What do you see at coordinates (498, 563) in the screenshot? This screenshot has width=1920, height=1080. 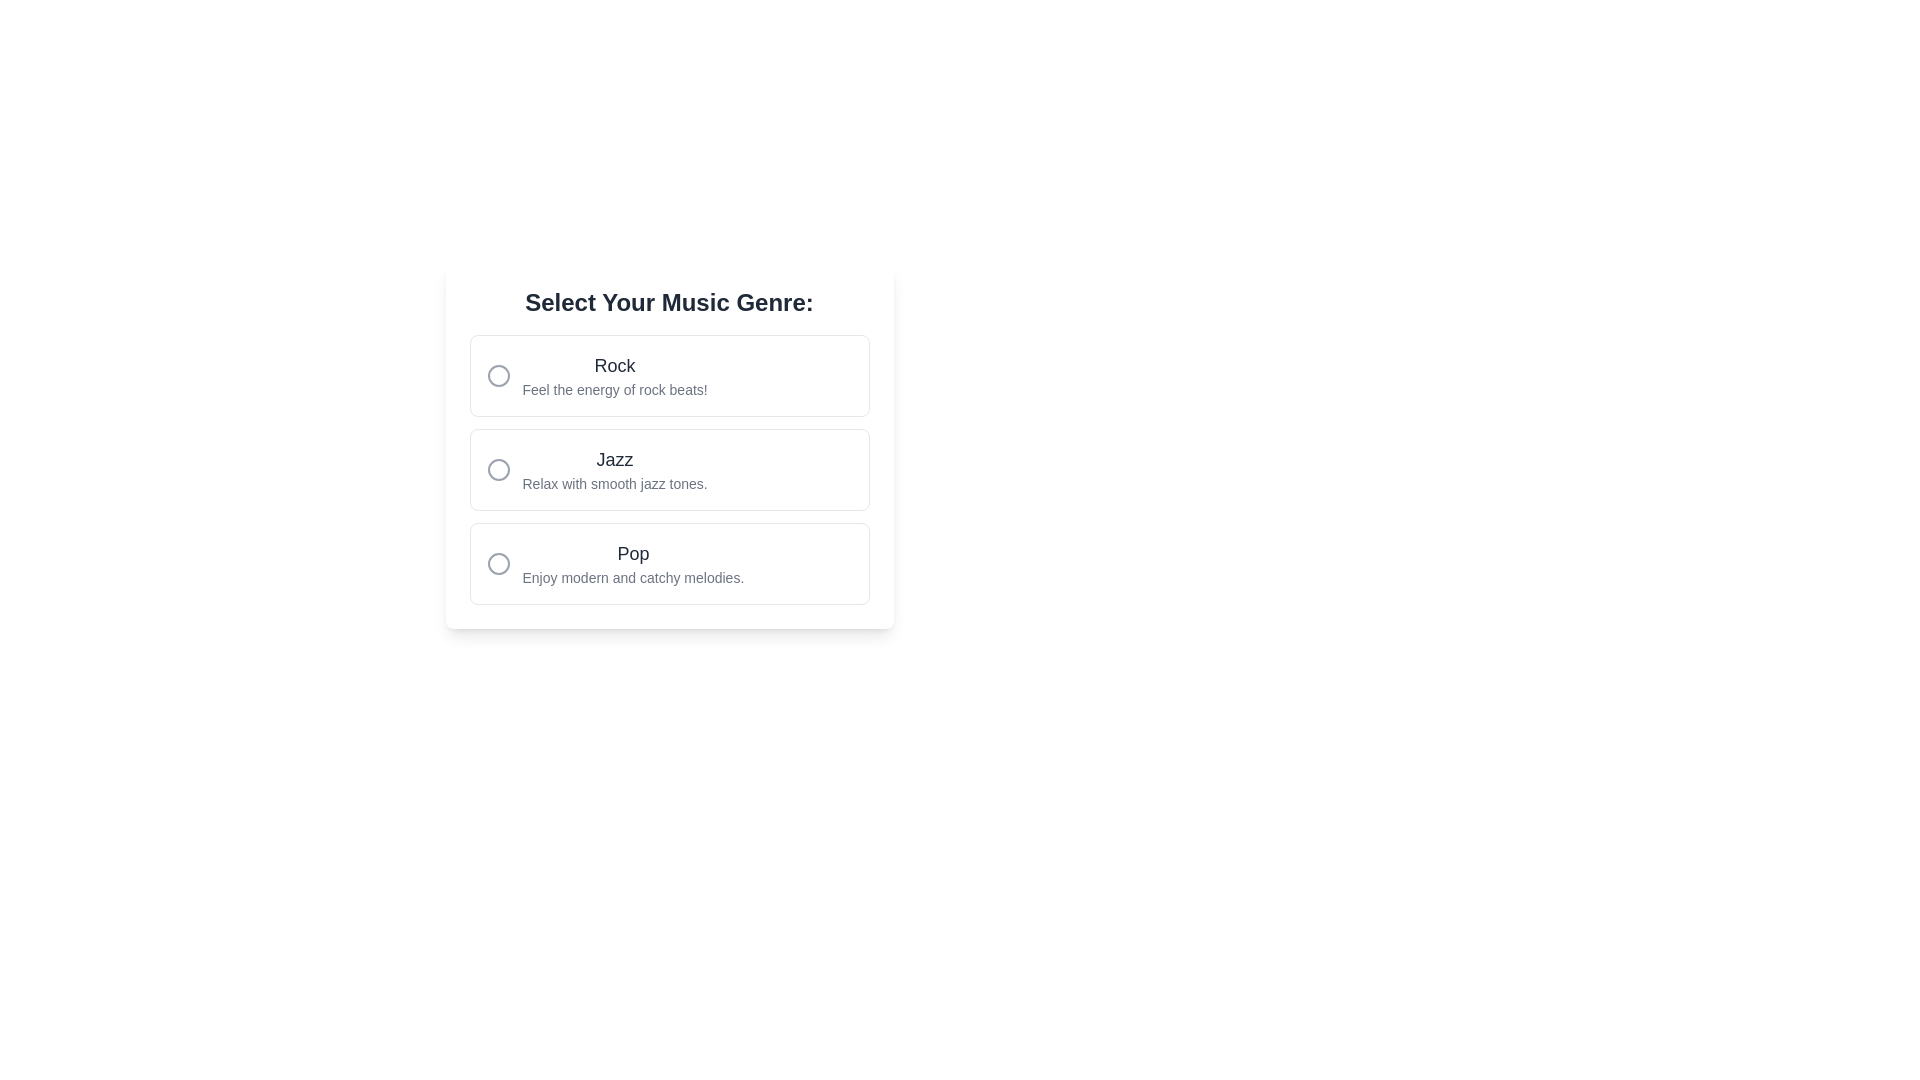 I see `the inactive radio button located to the left of the text 'Pop' in the 'Select Your Music Genre' interface` at bounding box center [498, 563].